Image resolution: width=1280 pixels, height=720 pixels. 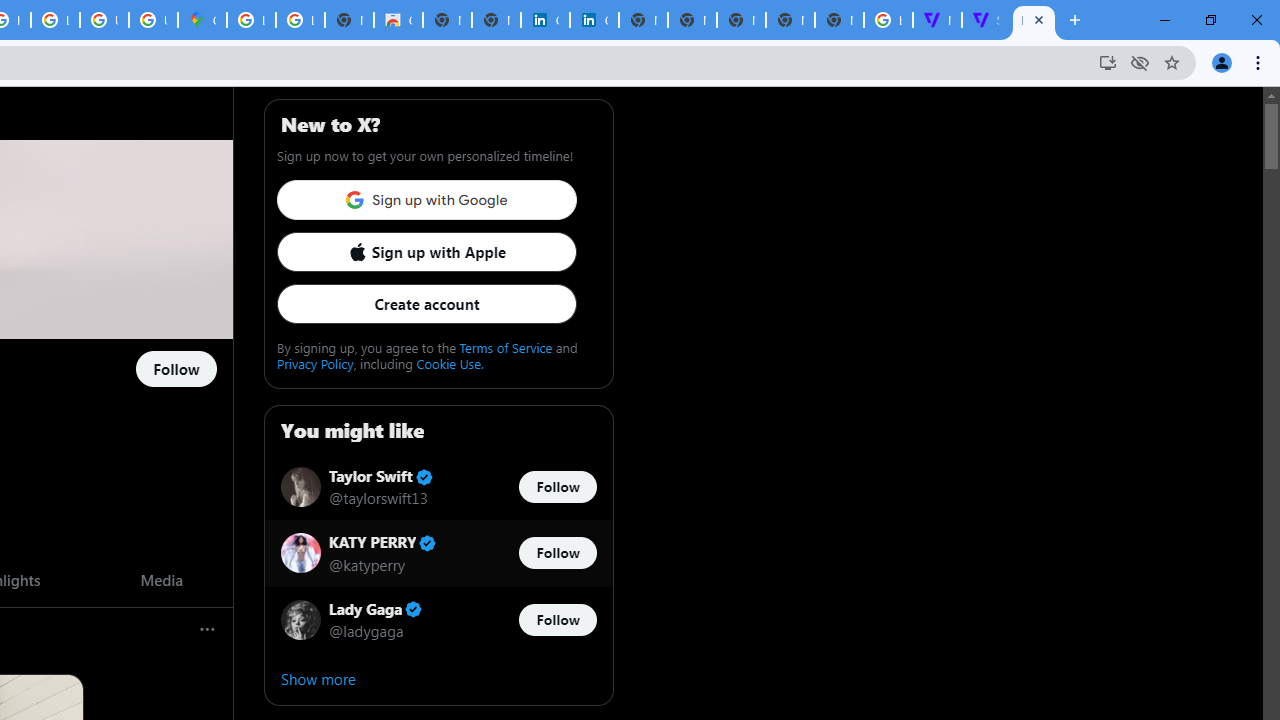 I want to click on 'New Tab', so click(x=839, y=20).